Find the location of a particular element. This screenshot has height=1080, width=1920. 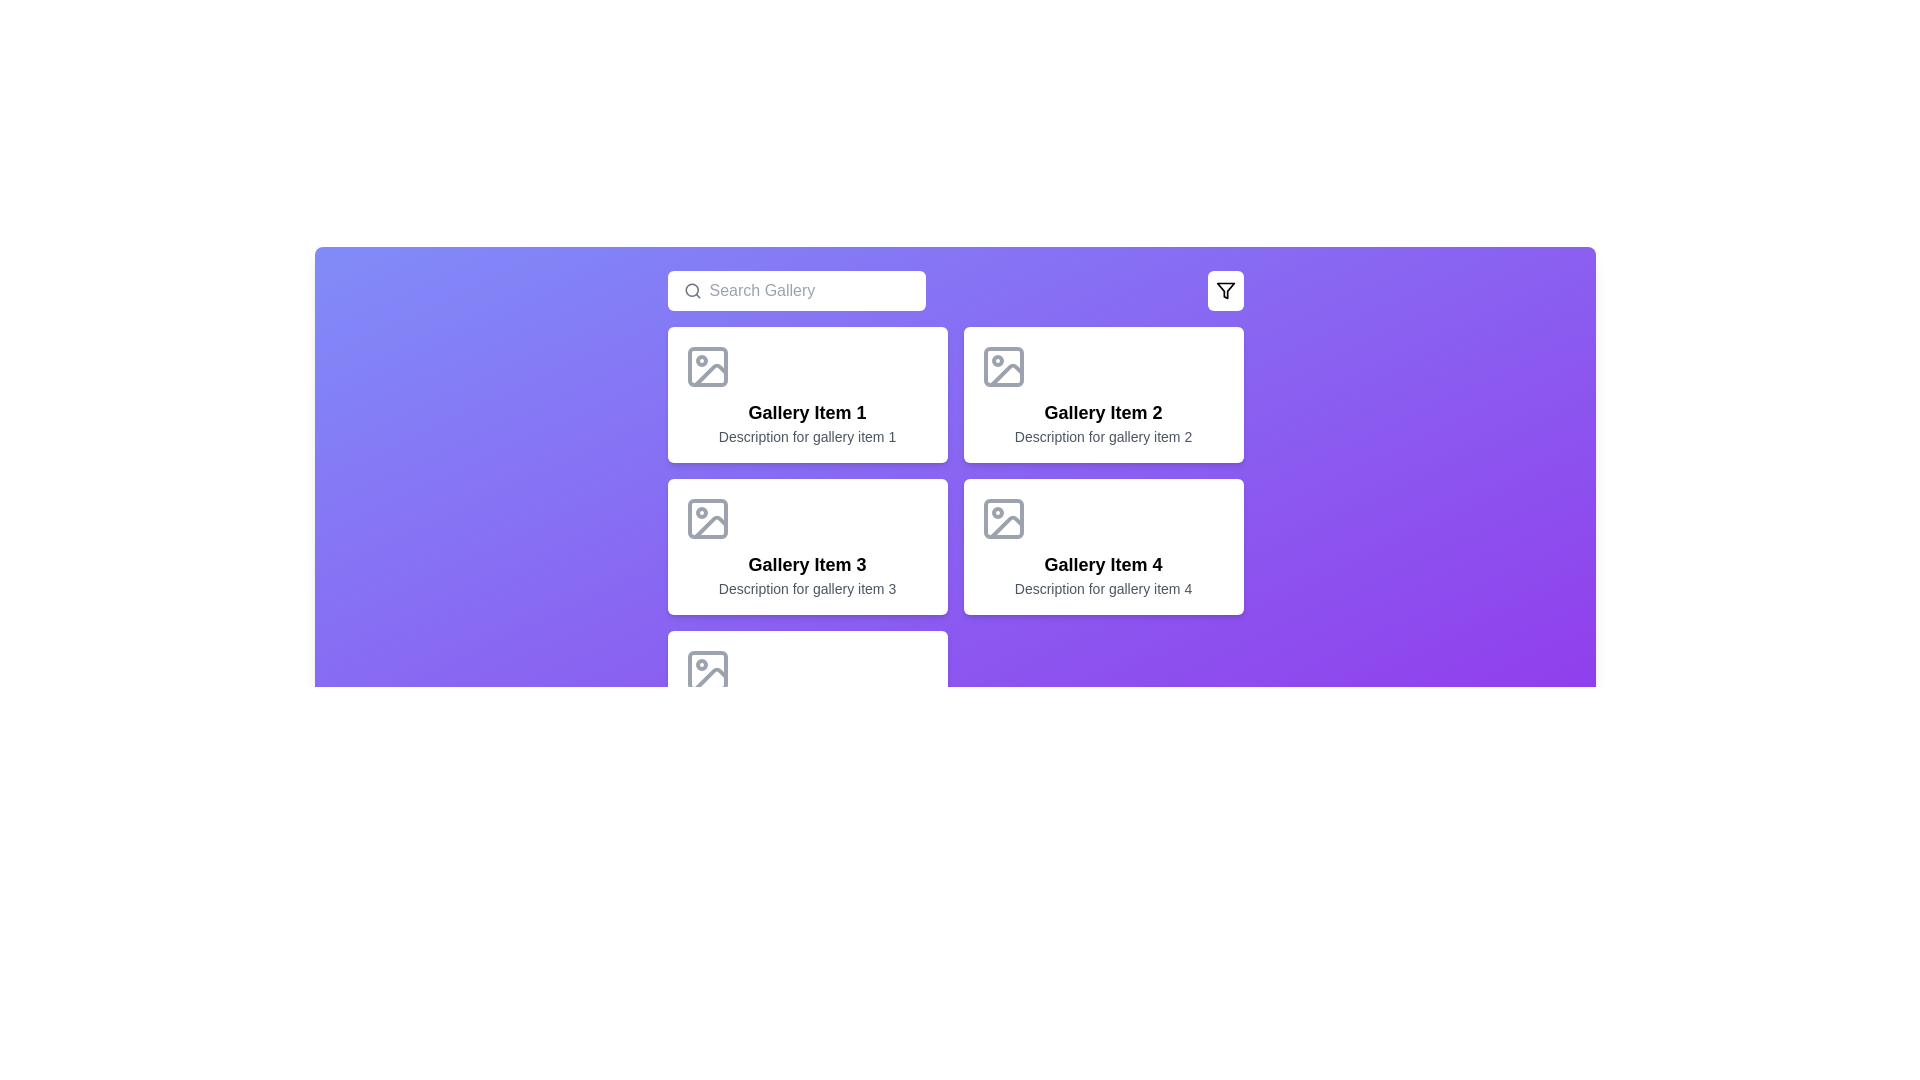

the second card in the gallery, located at the top-right of the grid, to visually highlight it is located at coordinates (1102, 394).